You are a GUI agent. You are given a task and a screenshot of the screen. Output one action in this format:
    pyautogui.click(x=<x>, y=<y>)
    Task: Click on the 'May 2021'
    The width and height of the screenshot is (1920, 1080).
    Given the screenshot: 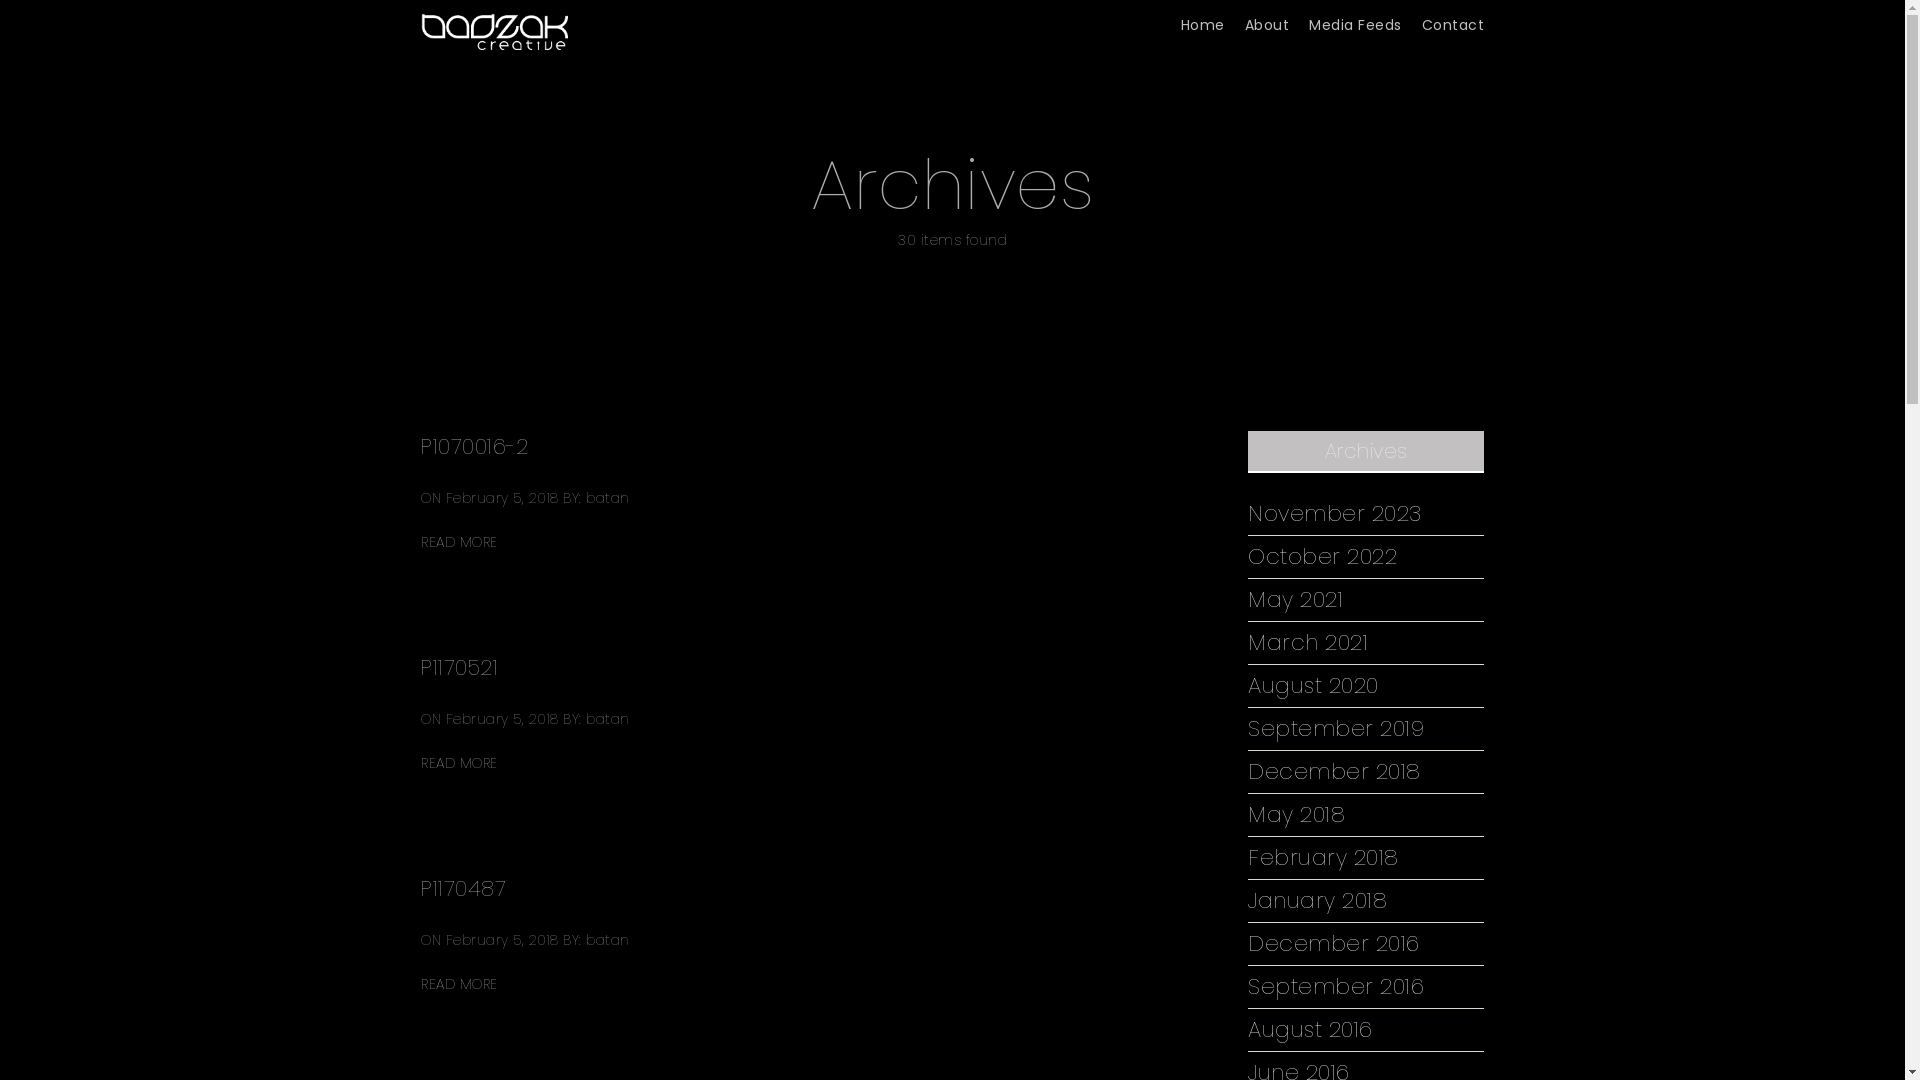 What is the action you would take?
    pyautogui.click(x=1295, y=599)
    